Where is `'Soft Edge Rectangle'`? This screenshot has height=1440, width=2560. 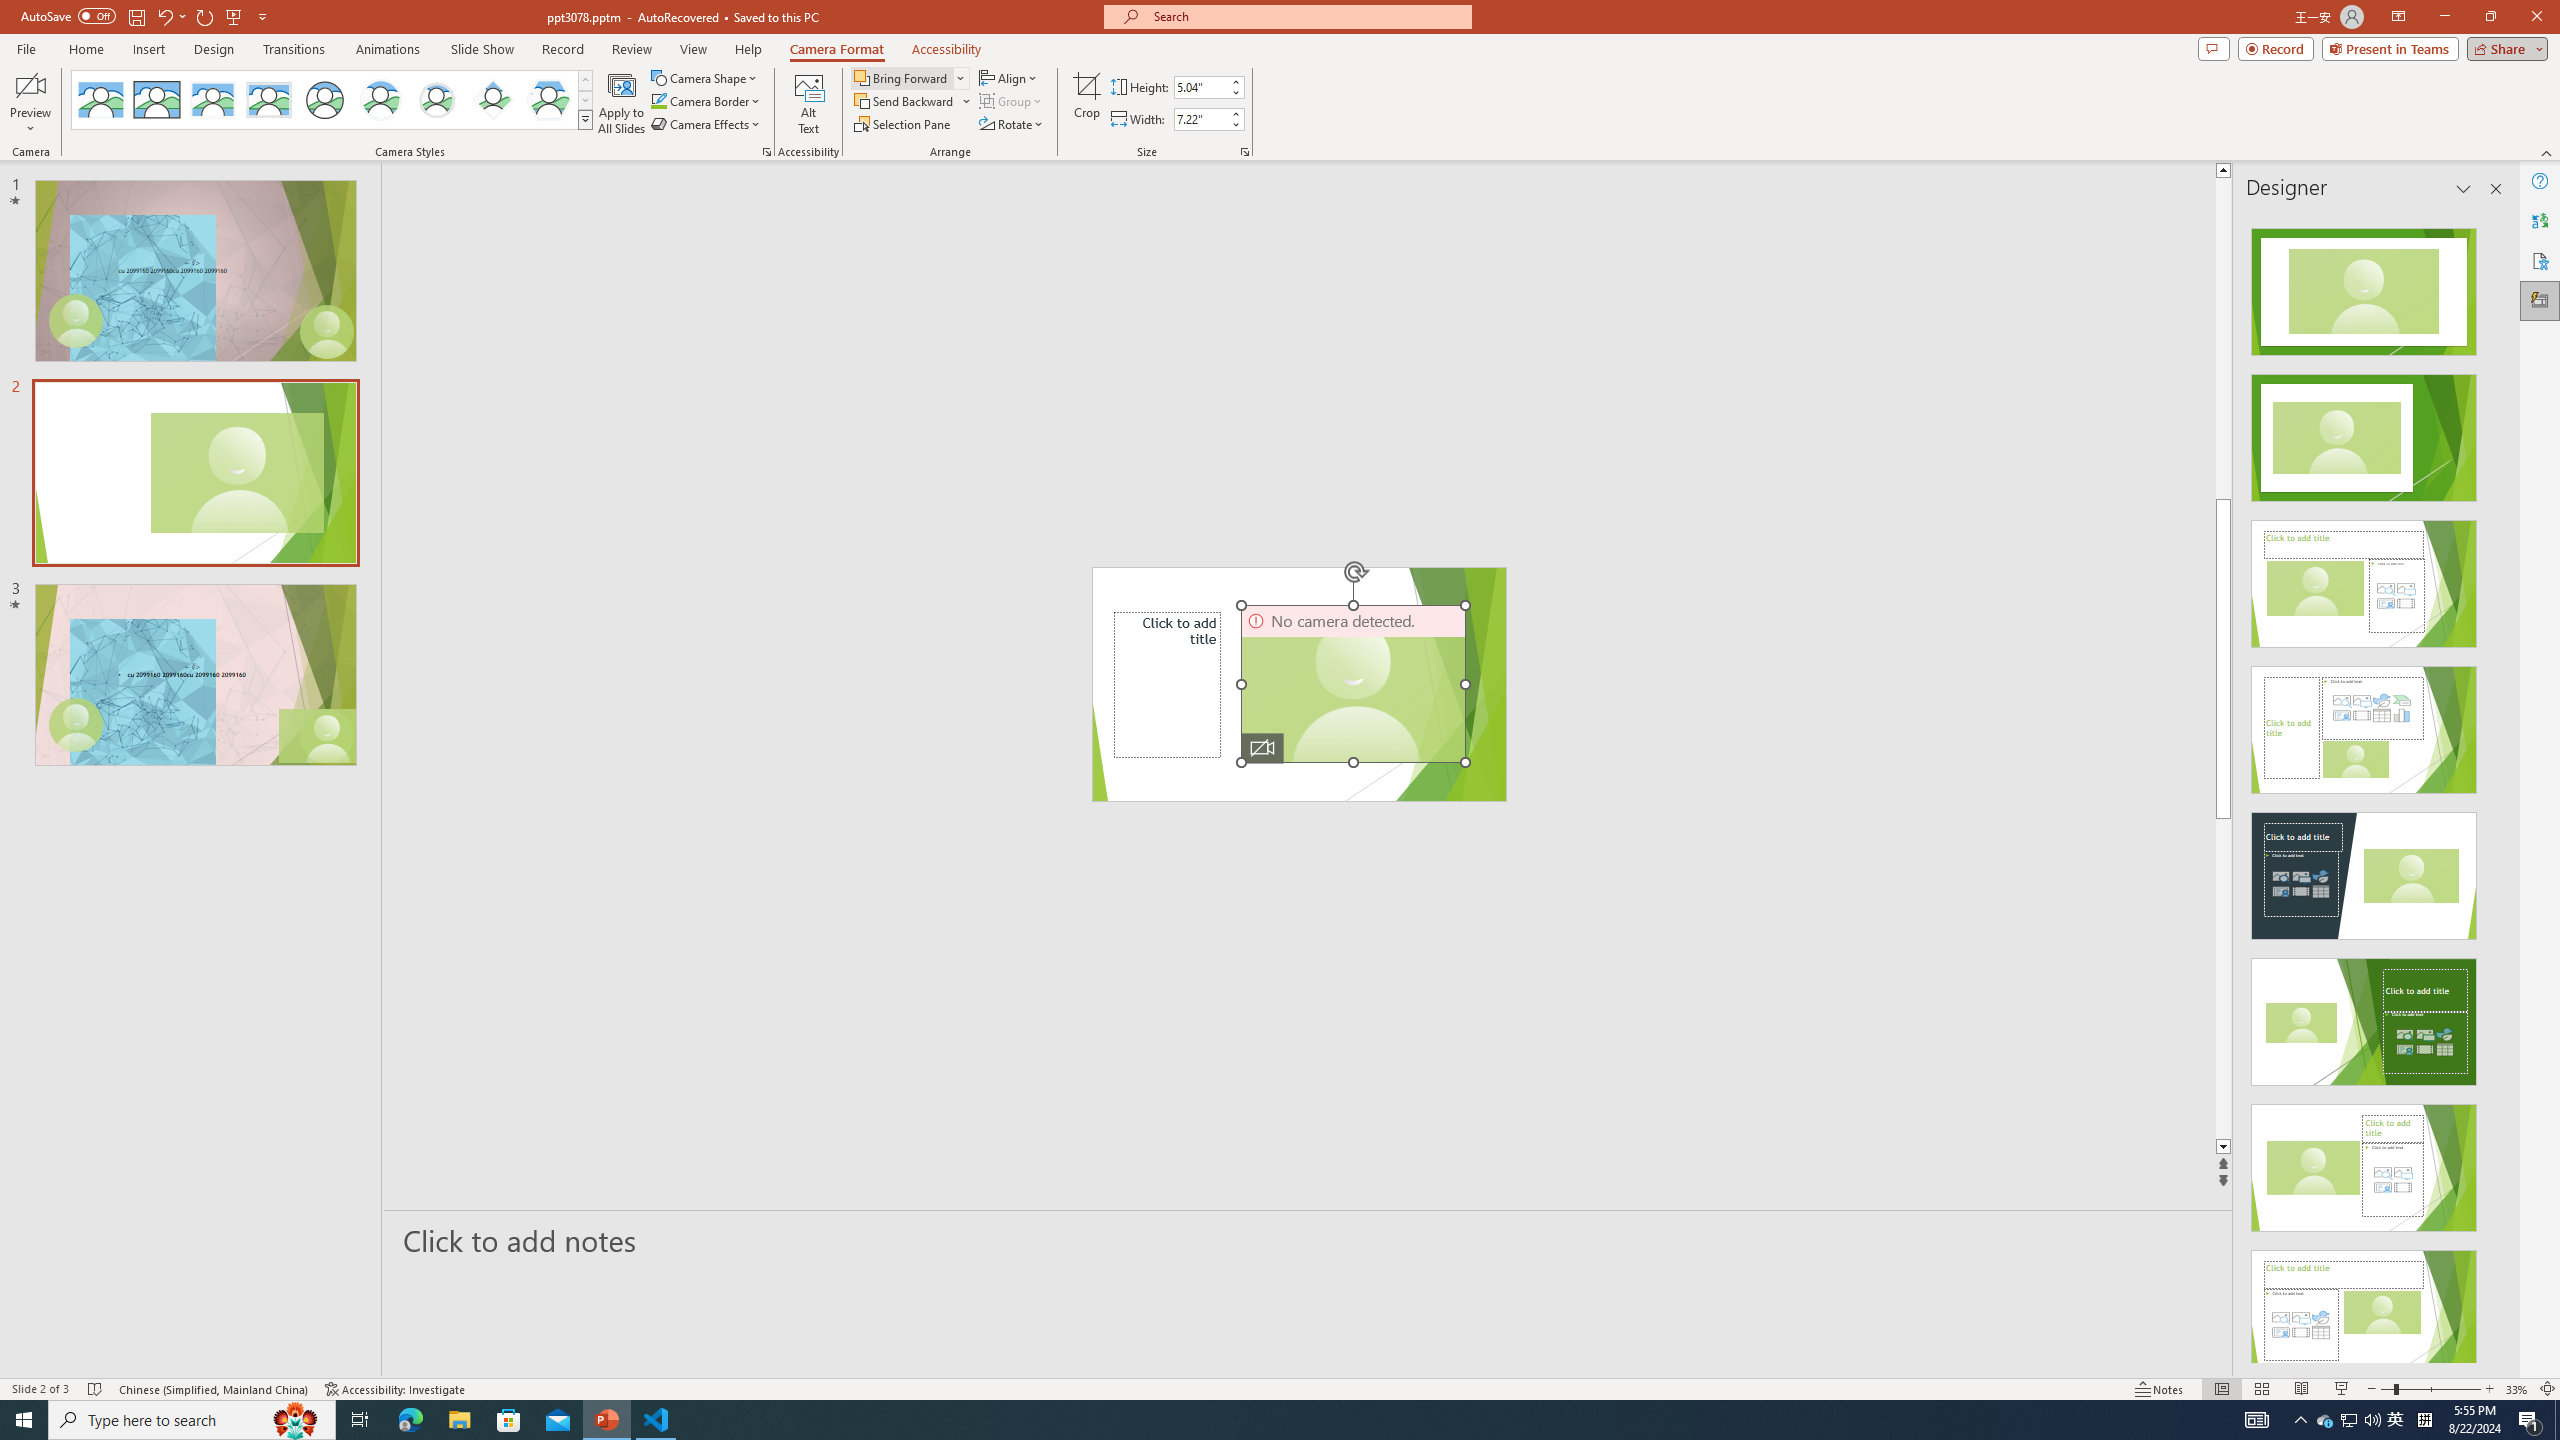
'Soft Edge Rectangle' is located at coordinates (268, 99).